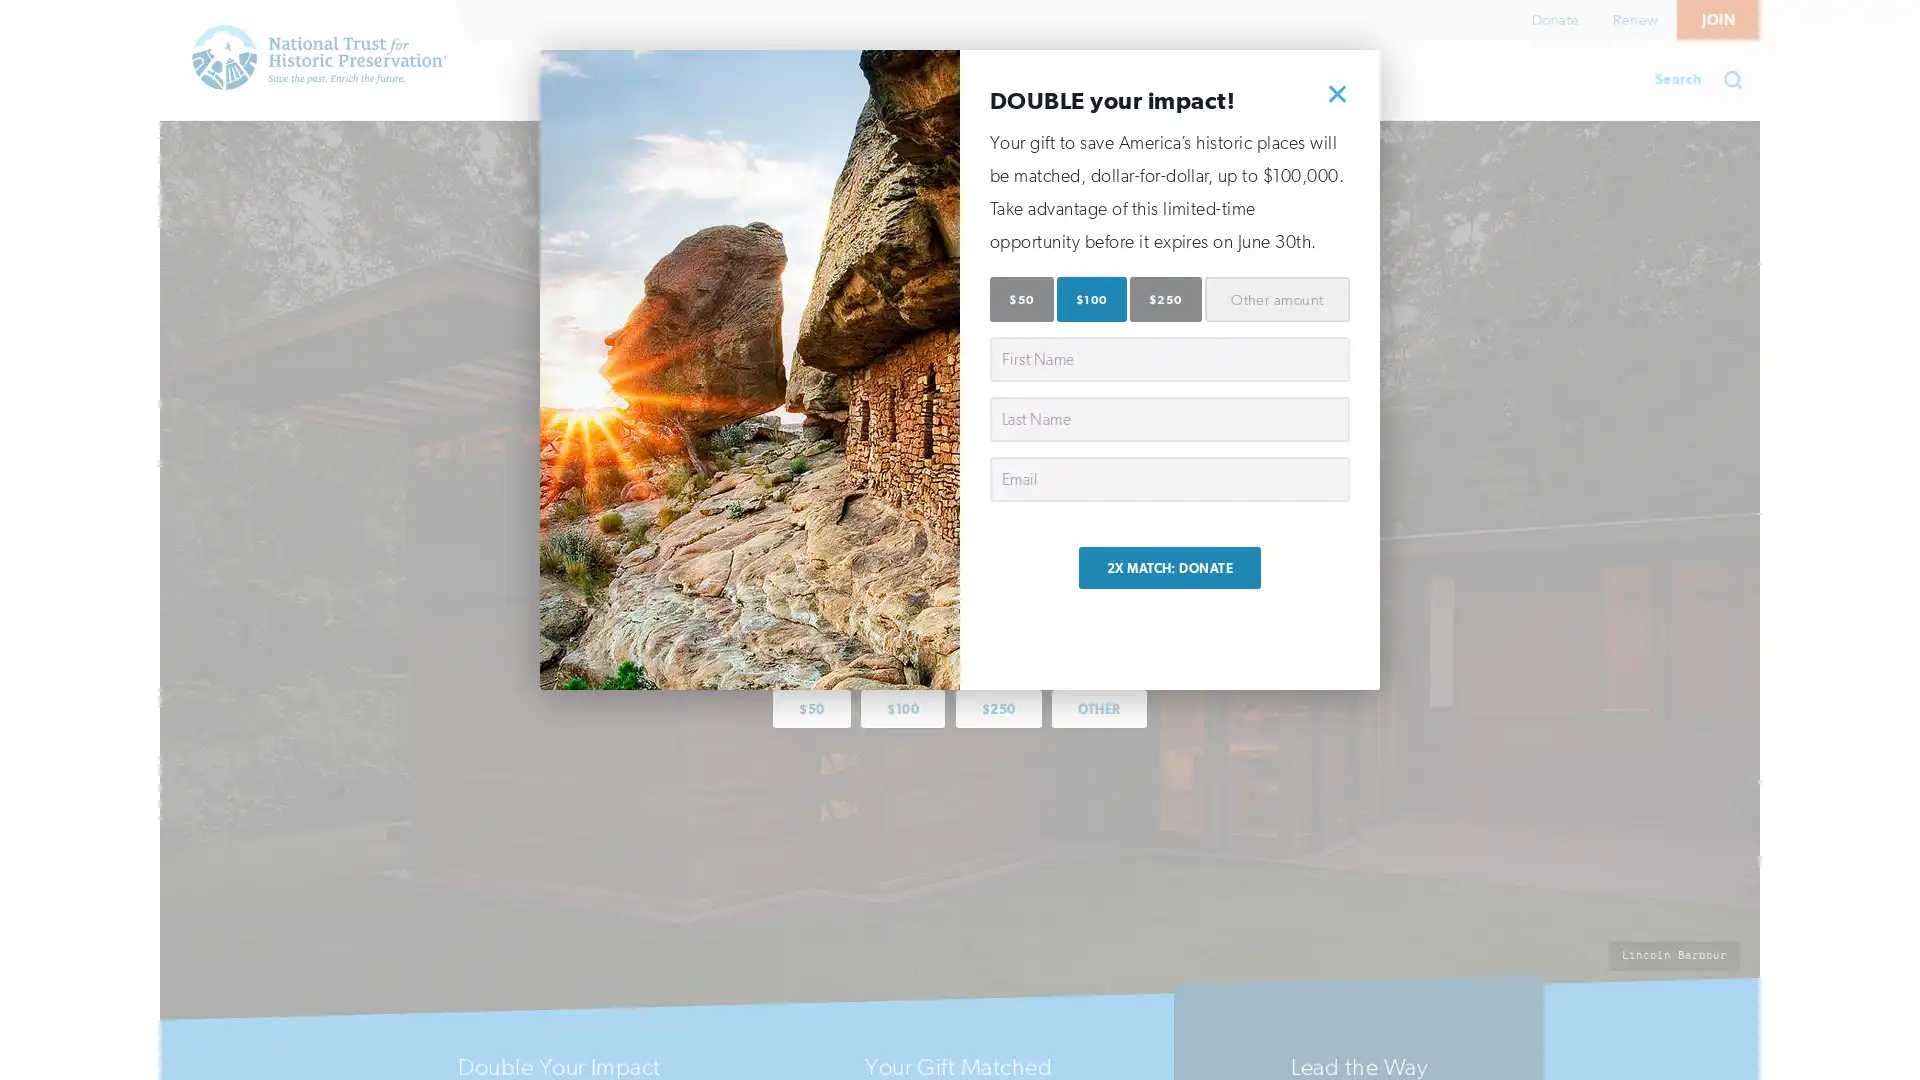  I want to click on Open Save Places section of the nav, so click(609, 79).